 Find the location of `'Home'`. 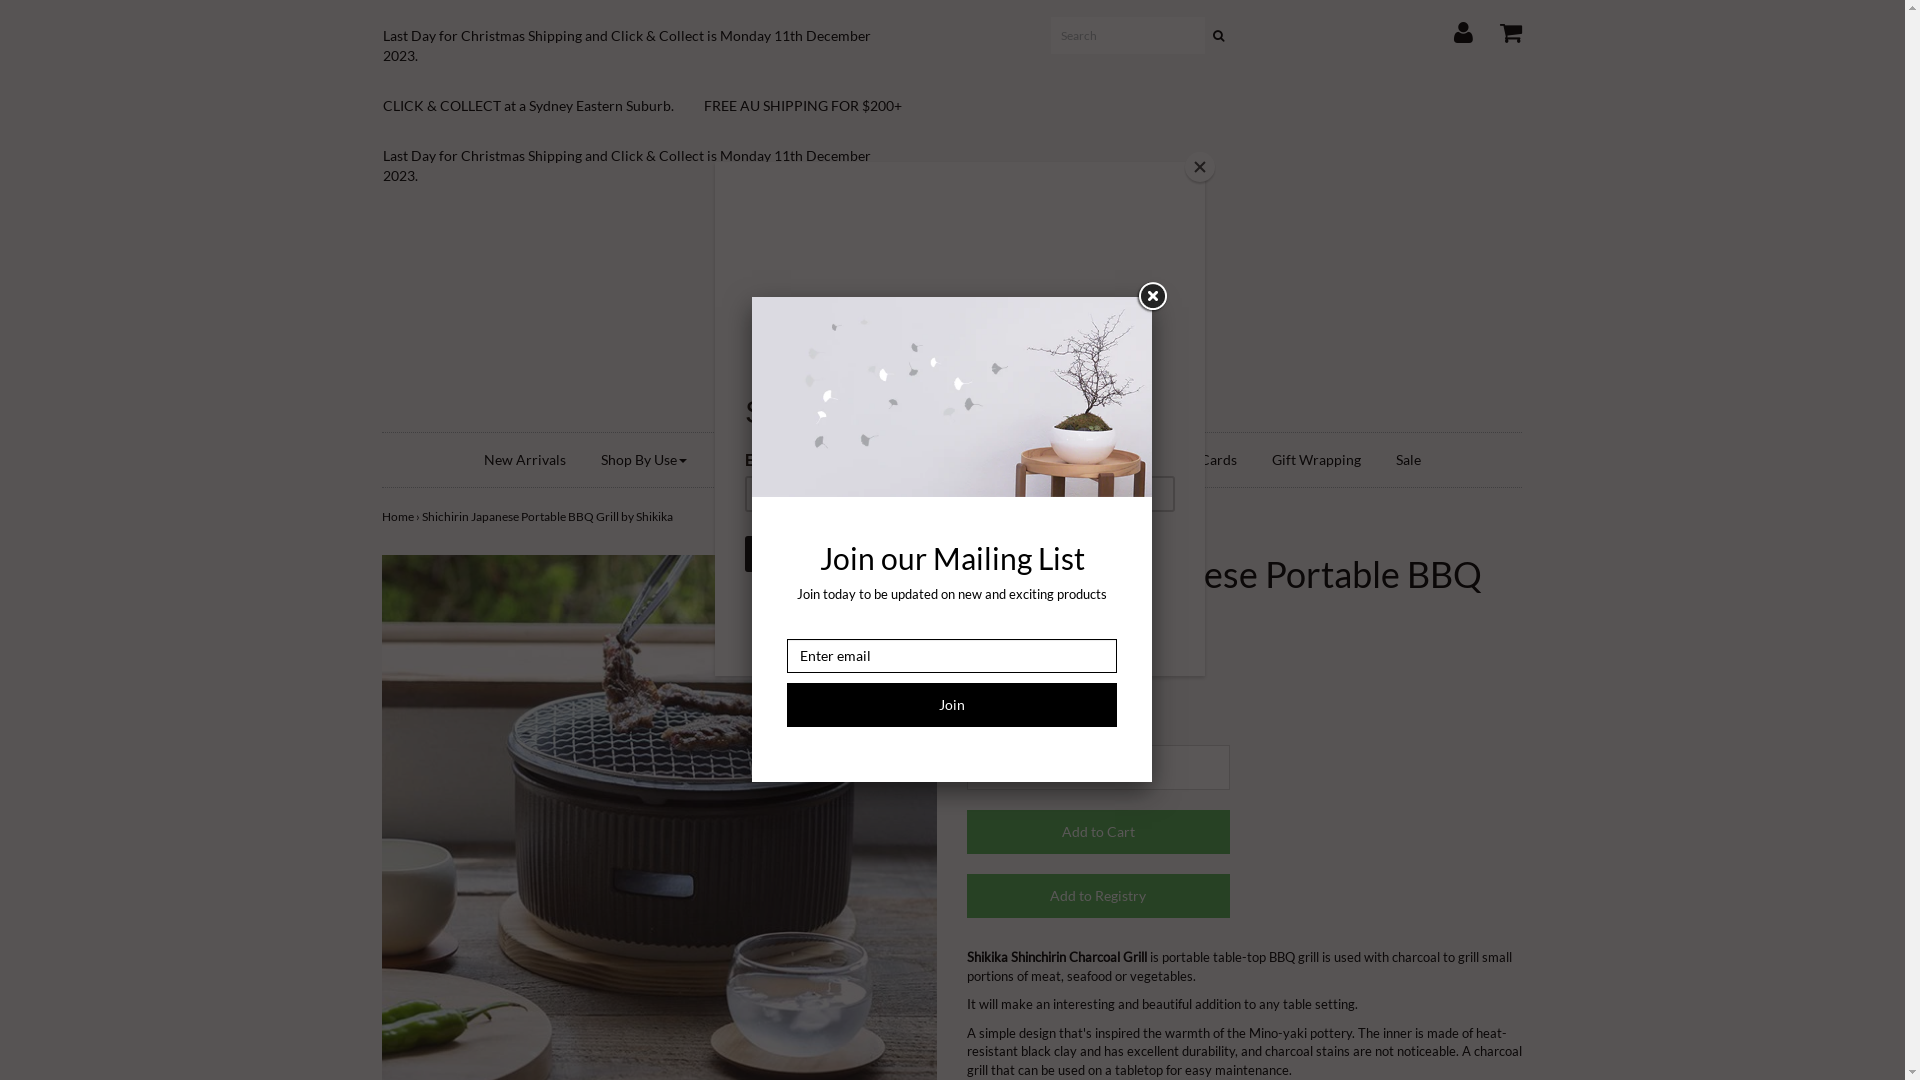

'Home' is located at coordinates (382, 515).